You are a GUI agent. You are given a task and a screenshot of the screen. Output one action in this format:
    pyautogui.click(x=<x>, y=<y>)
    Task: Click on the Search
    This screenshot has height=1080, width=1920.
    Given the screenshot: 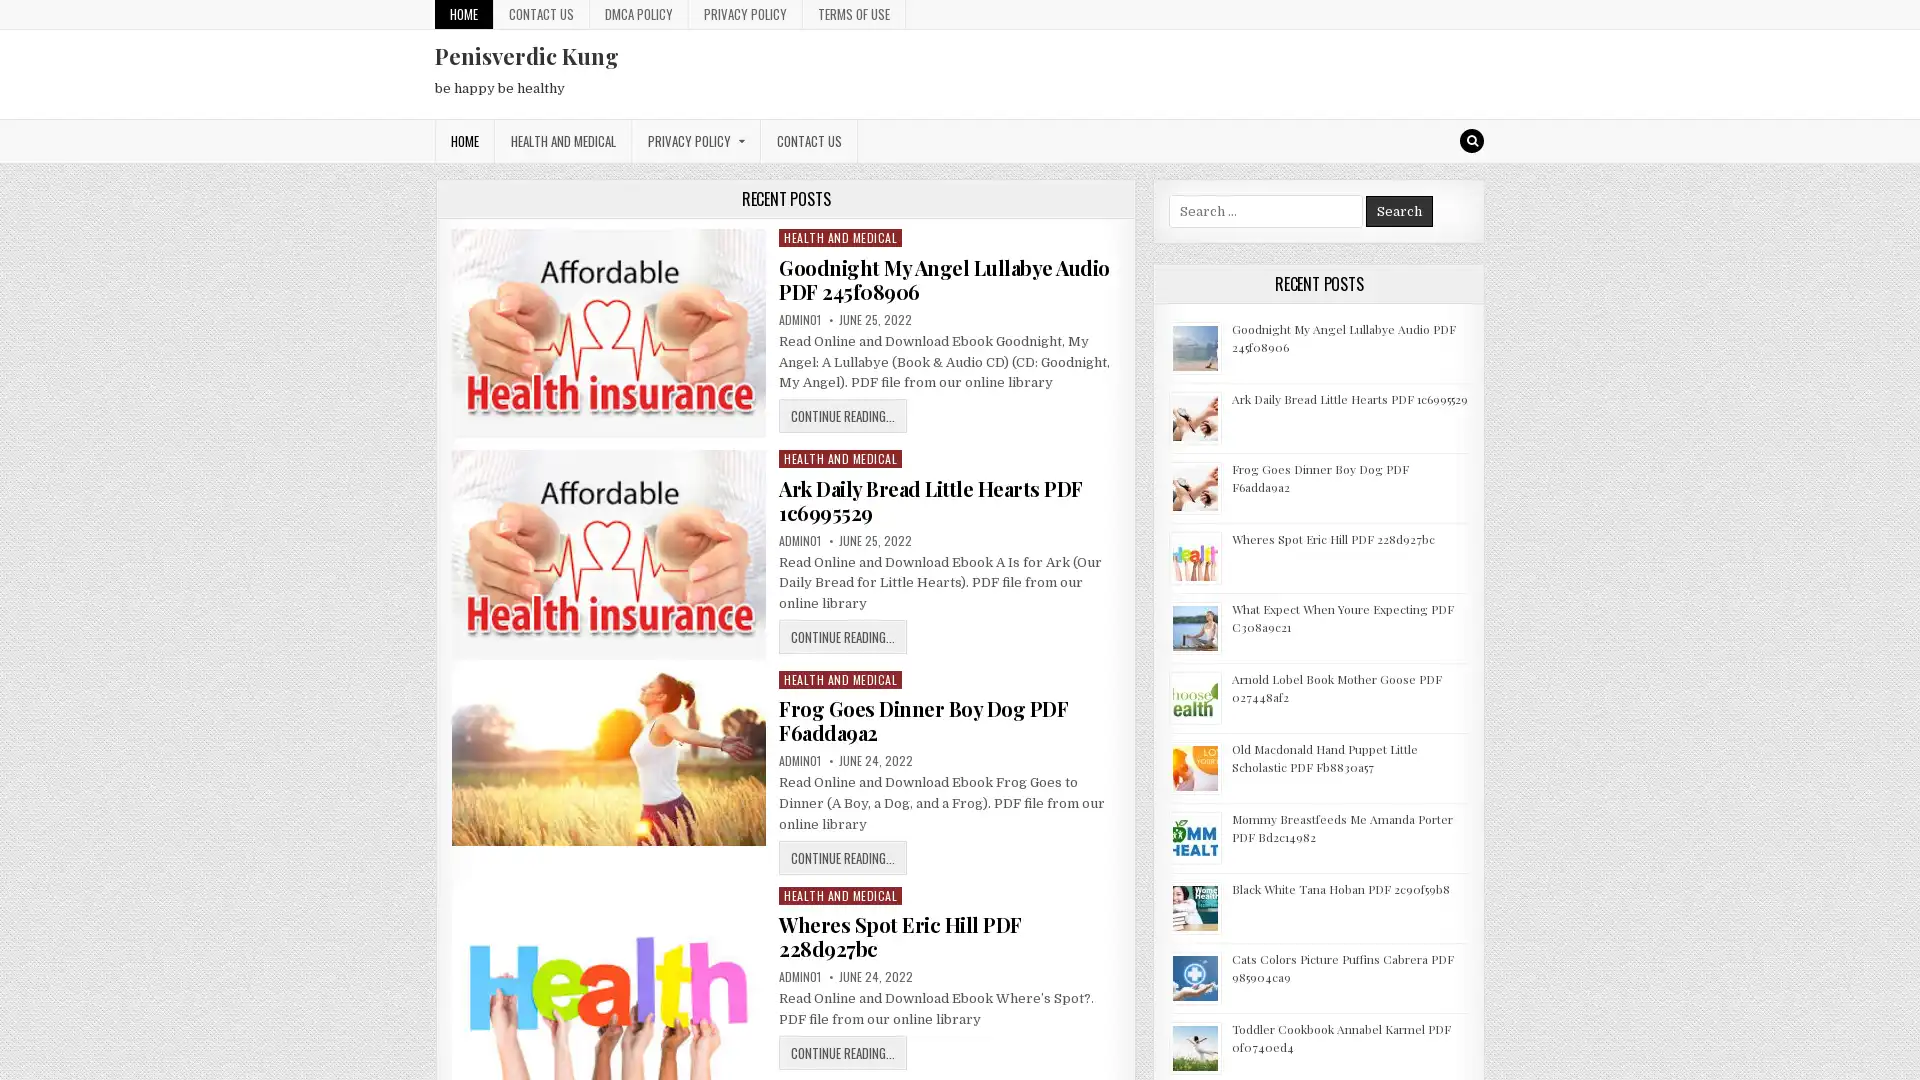 What is the action you would take?
    pyautogui.click(x=1398, y=211)
    